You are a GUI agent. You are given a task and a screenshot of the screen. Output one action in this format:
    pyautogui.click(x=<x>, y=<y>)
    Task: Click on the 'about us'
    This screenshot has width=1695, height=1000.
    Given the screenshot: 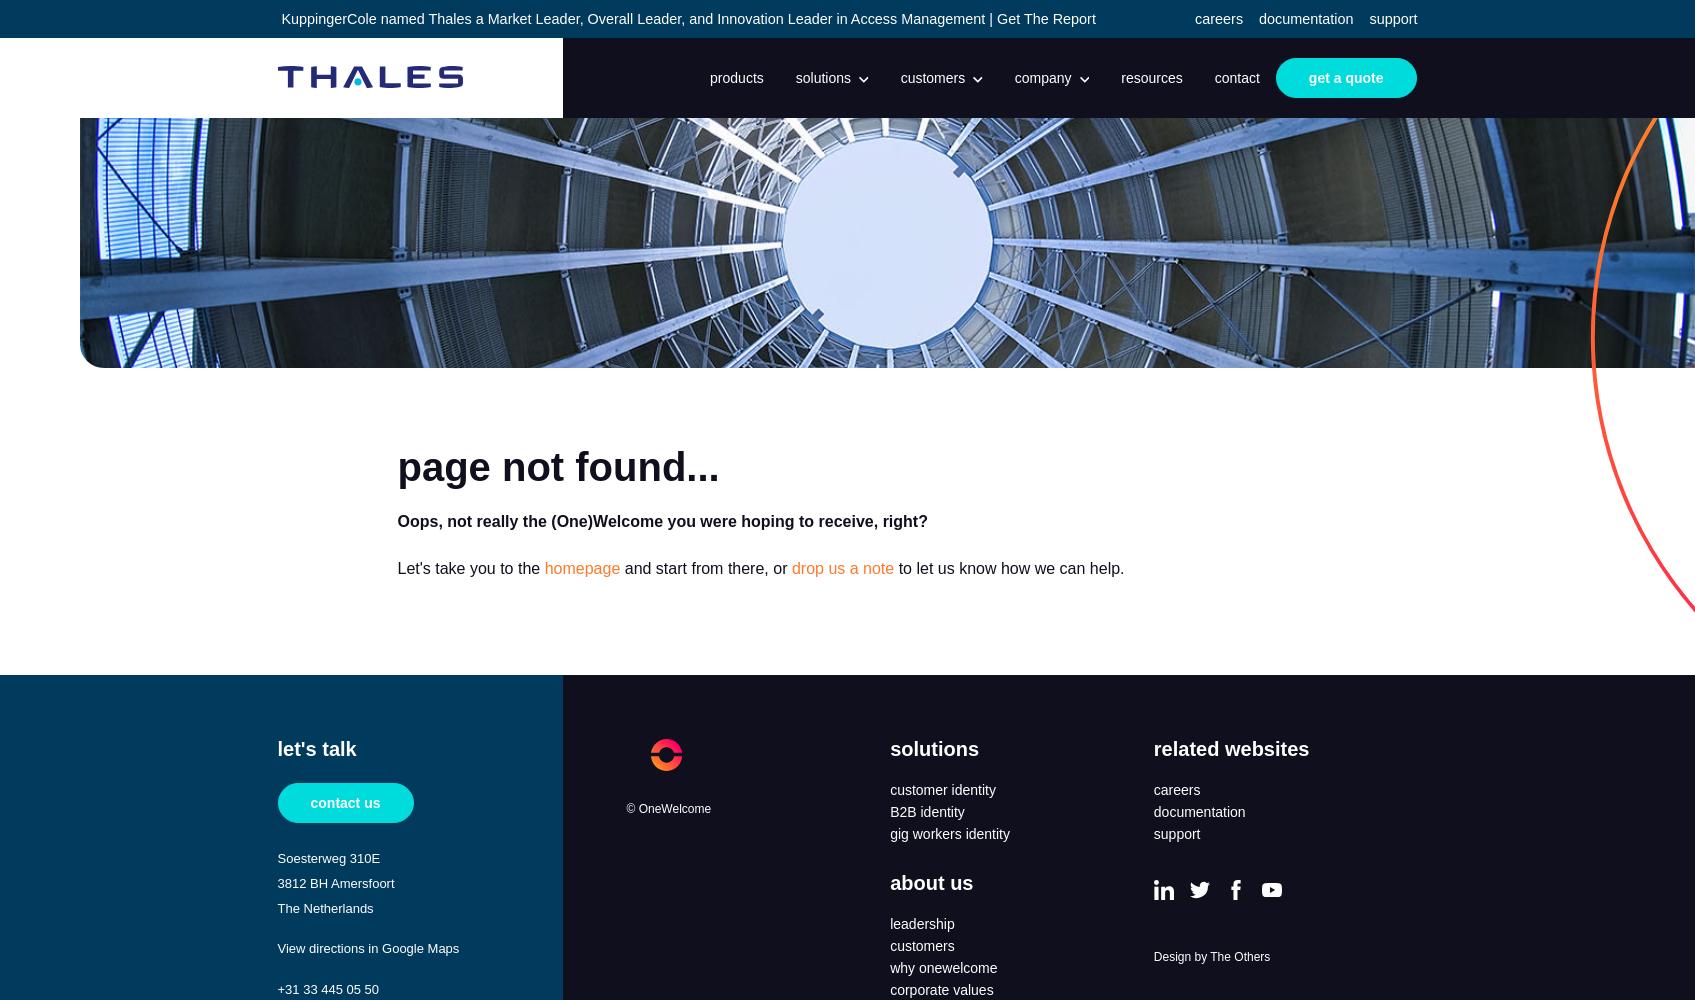 What is the action you would take?
    pyautogui.click(x=889, y=883)
    